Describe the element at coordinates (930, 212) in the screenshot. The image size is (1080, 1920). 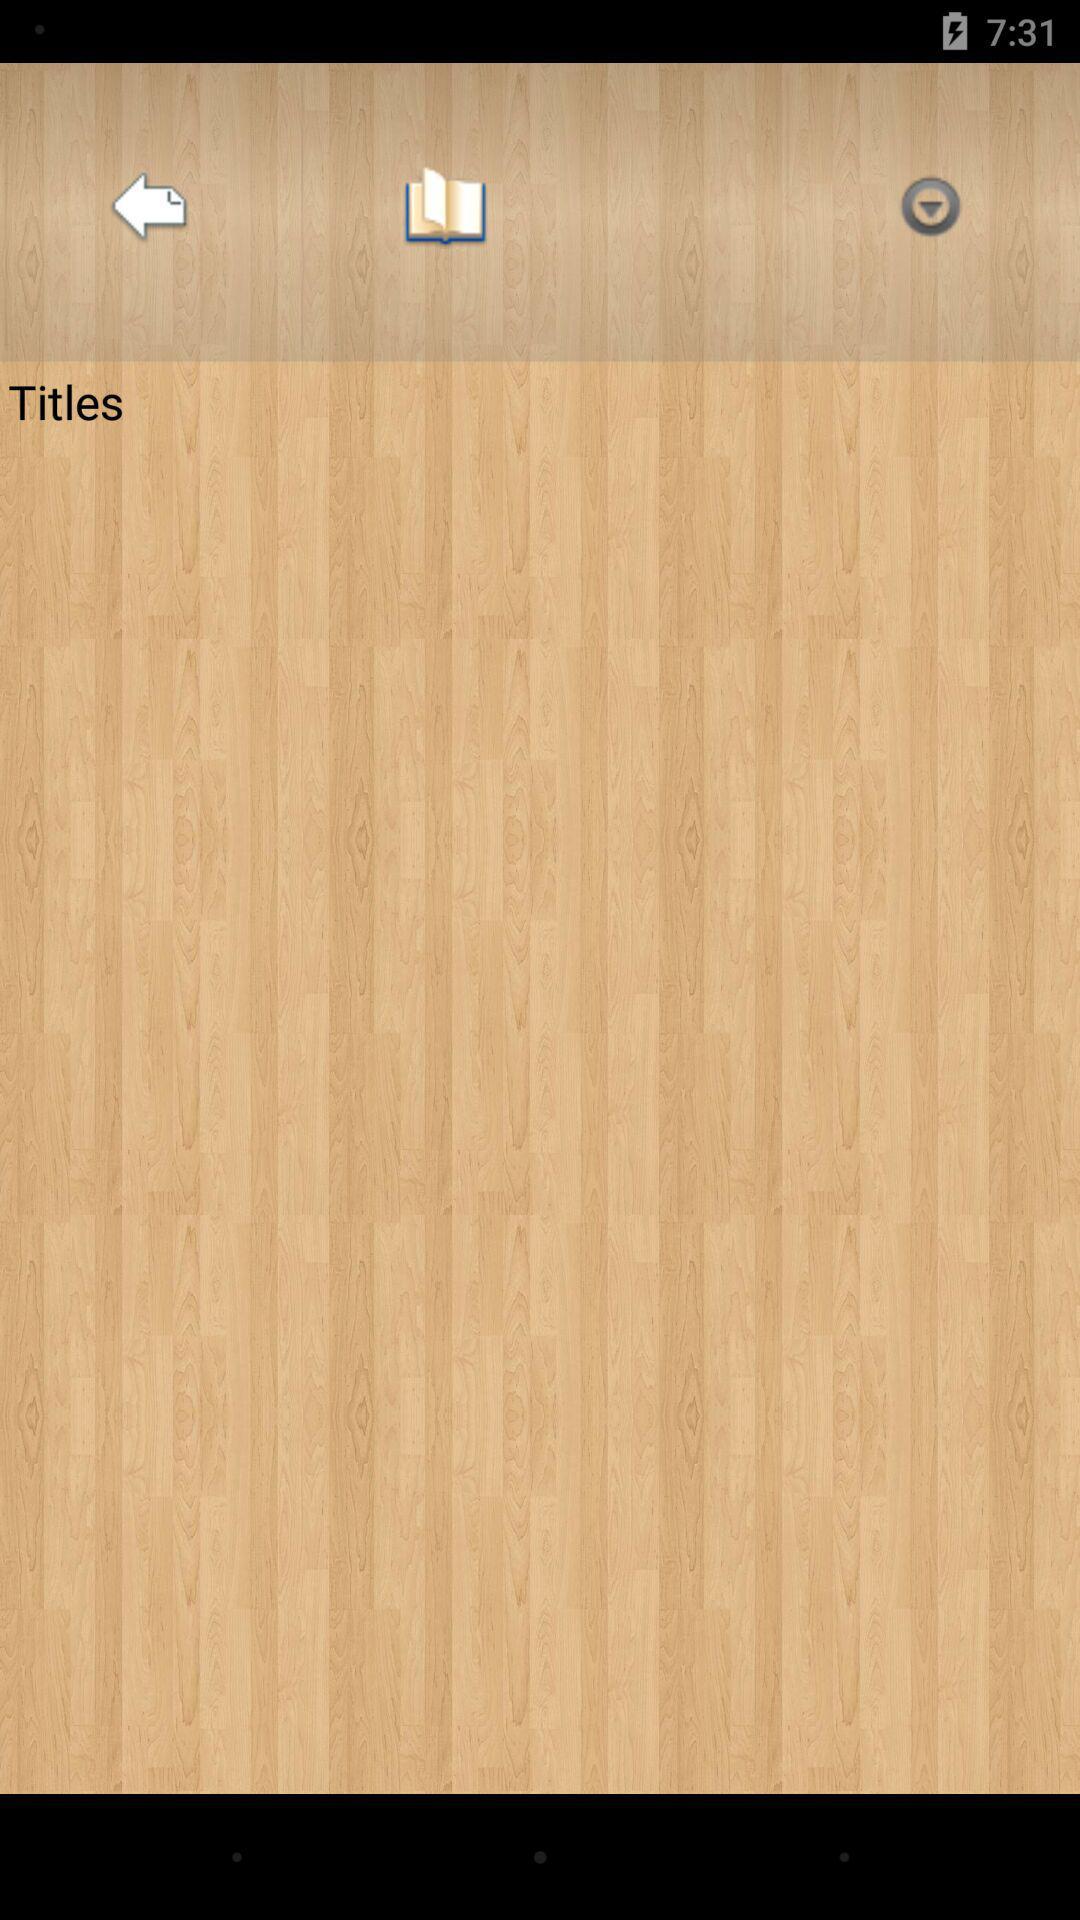
I see `app above titles app` at that location.